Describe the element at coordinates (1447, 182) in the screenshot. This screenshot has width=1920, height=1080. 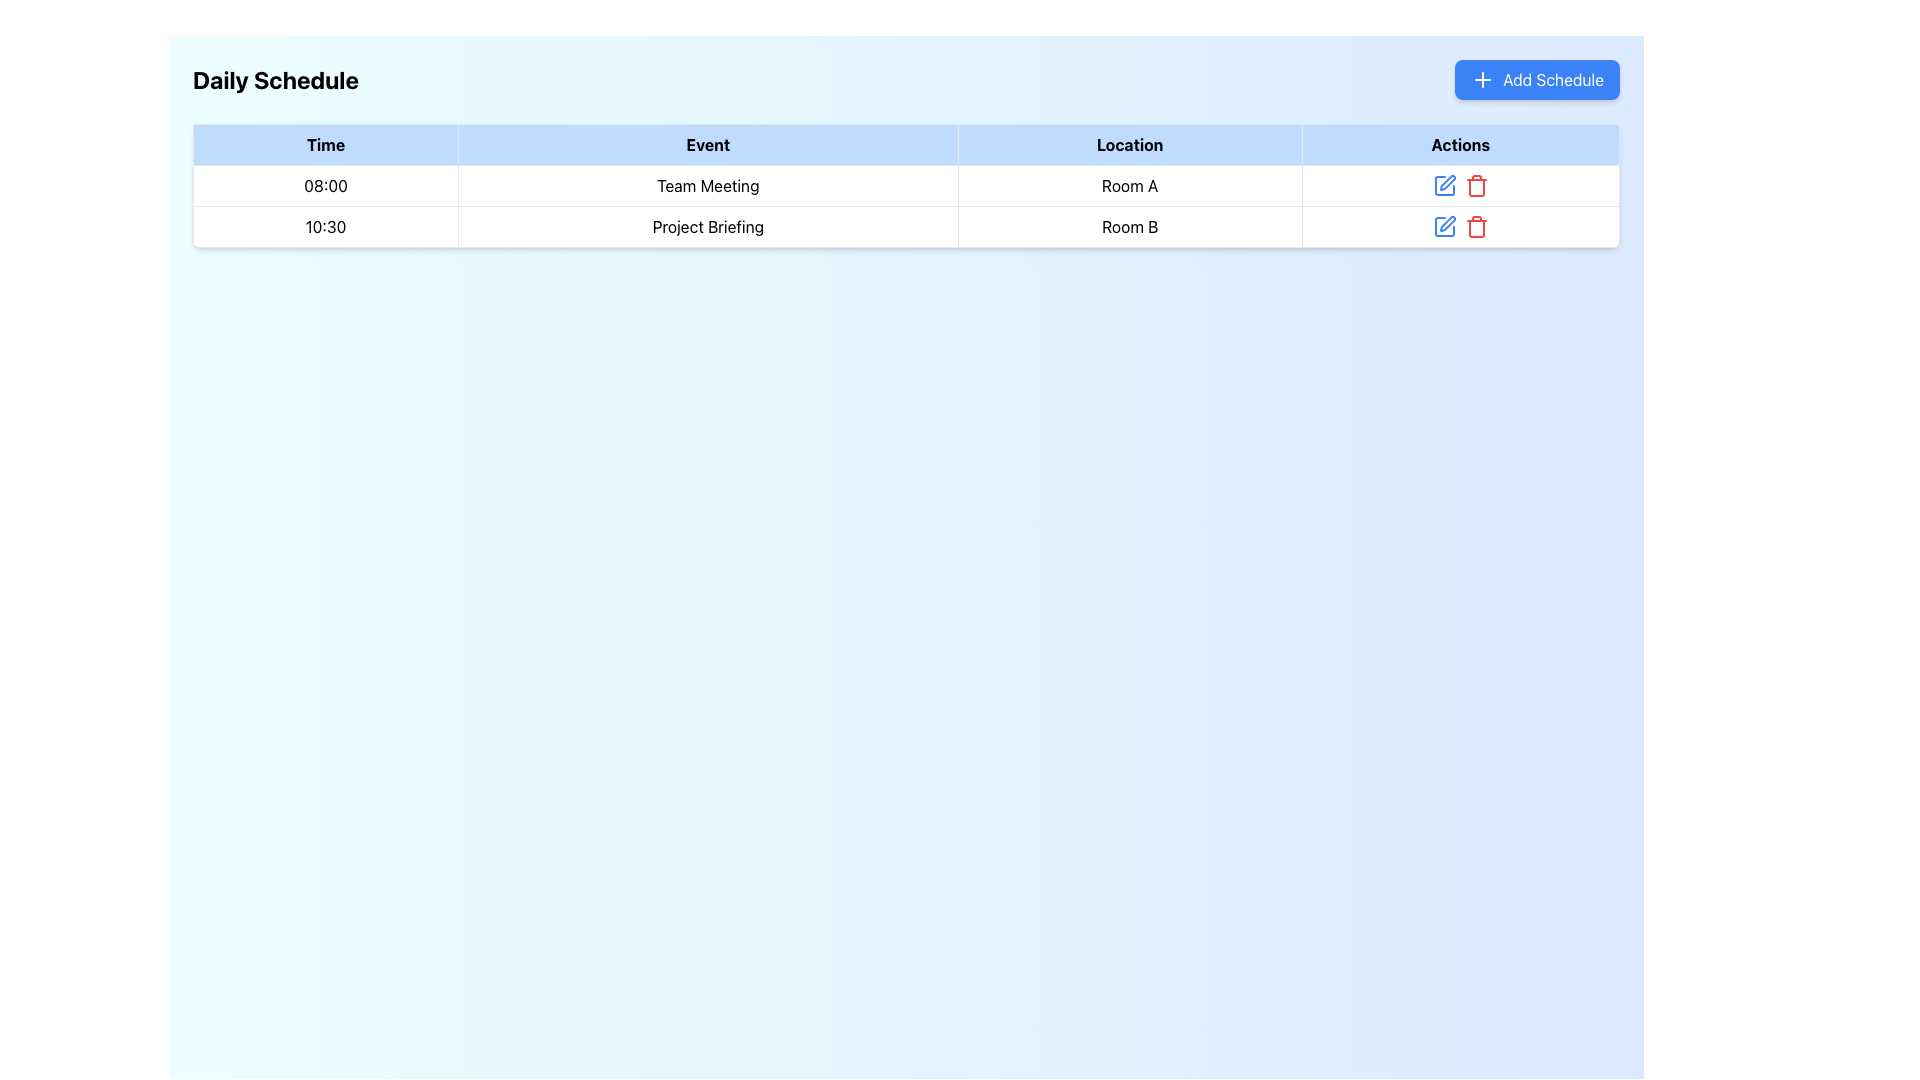
I see `the edit button for the 'Team Meeting' entry in the schedule` at that location.